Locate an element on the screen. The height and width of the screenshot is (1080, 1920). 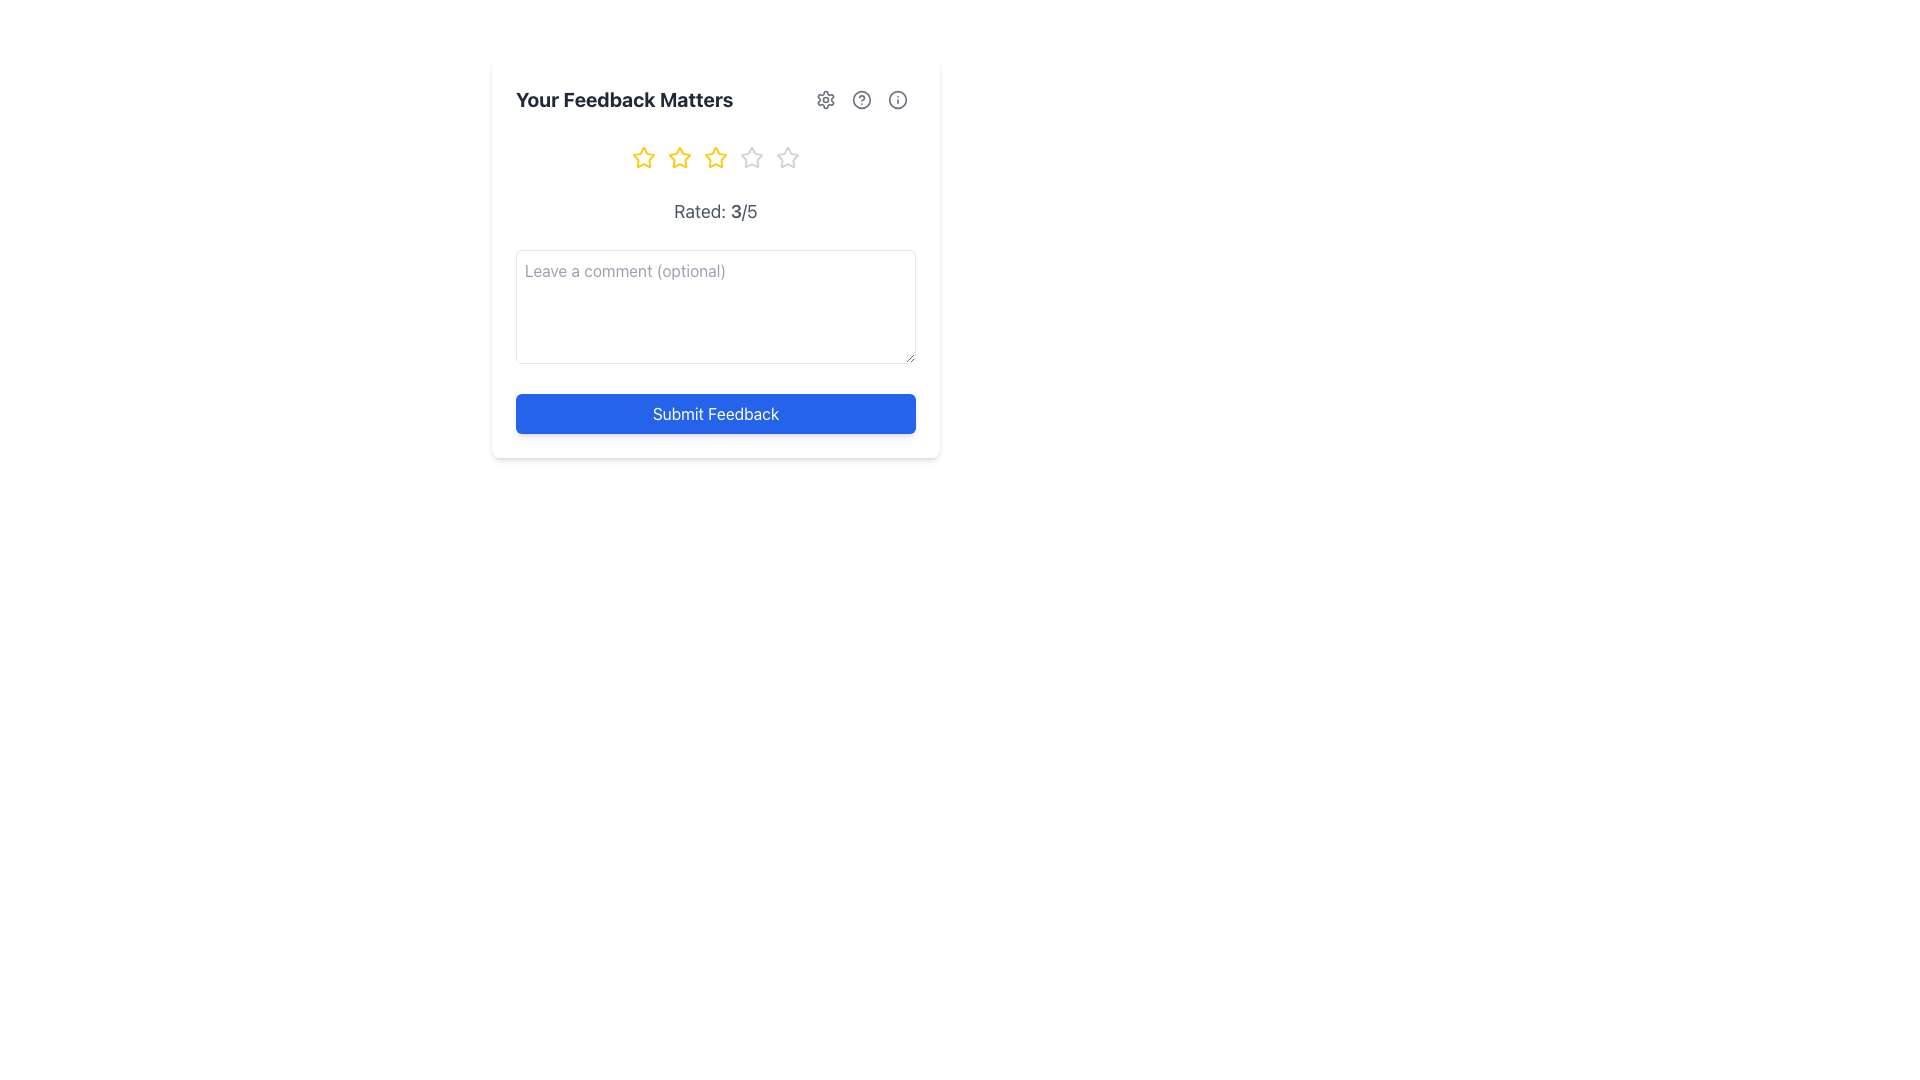
text from the prominent heading label that says 'Your Feedback Matters', which is styled with bold font and dark gray color is located at coordinates (623, 100).